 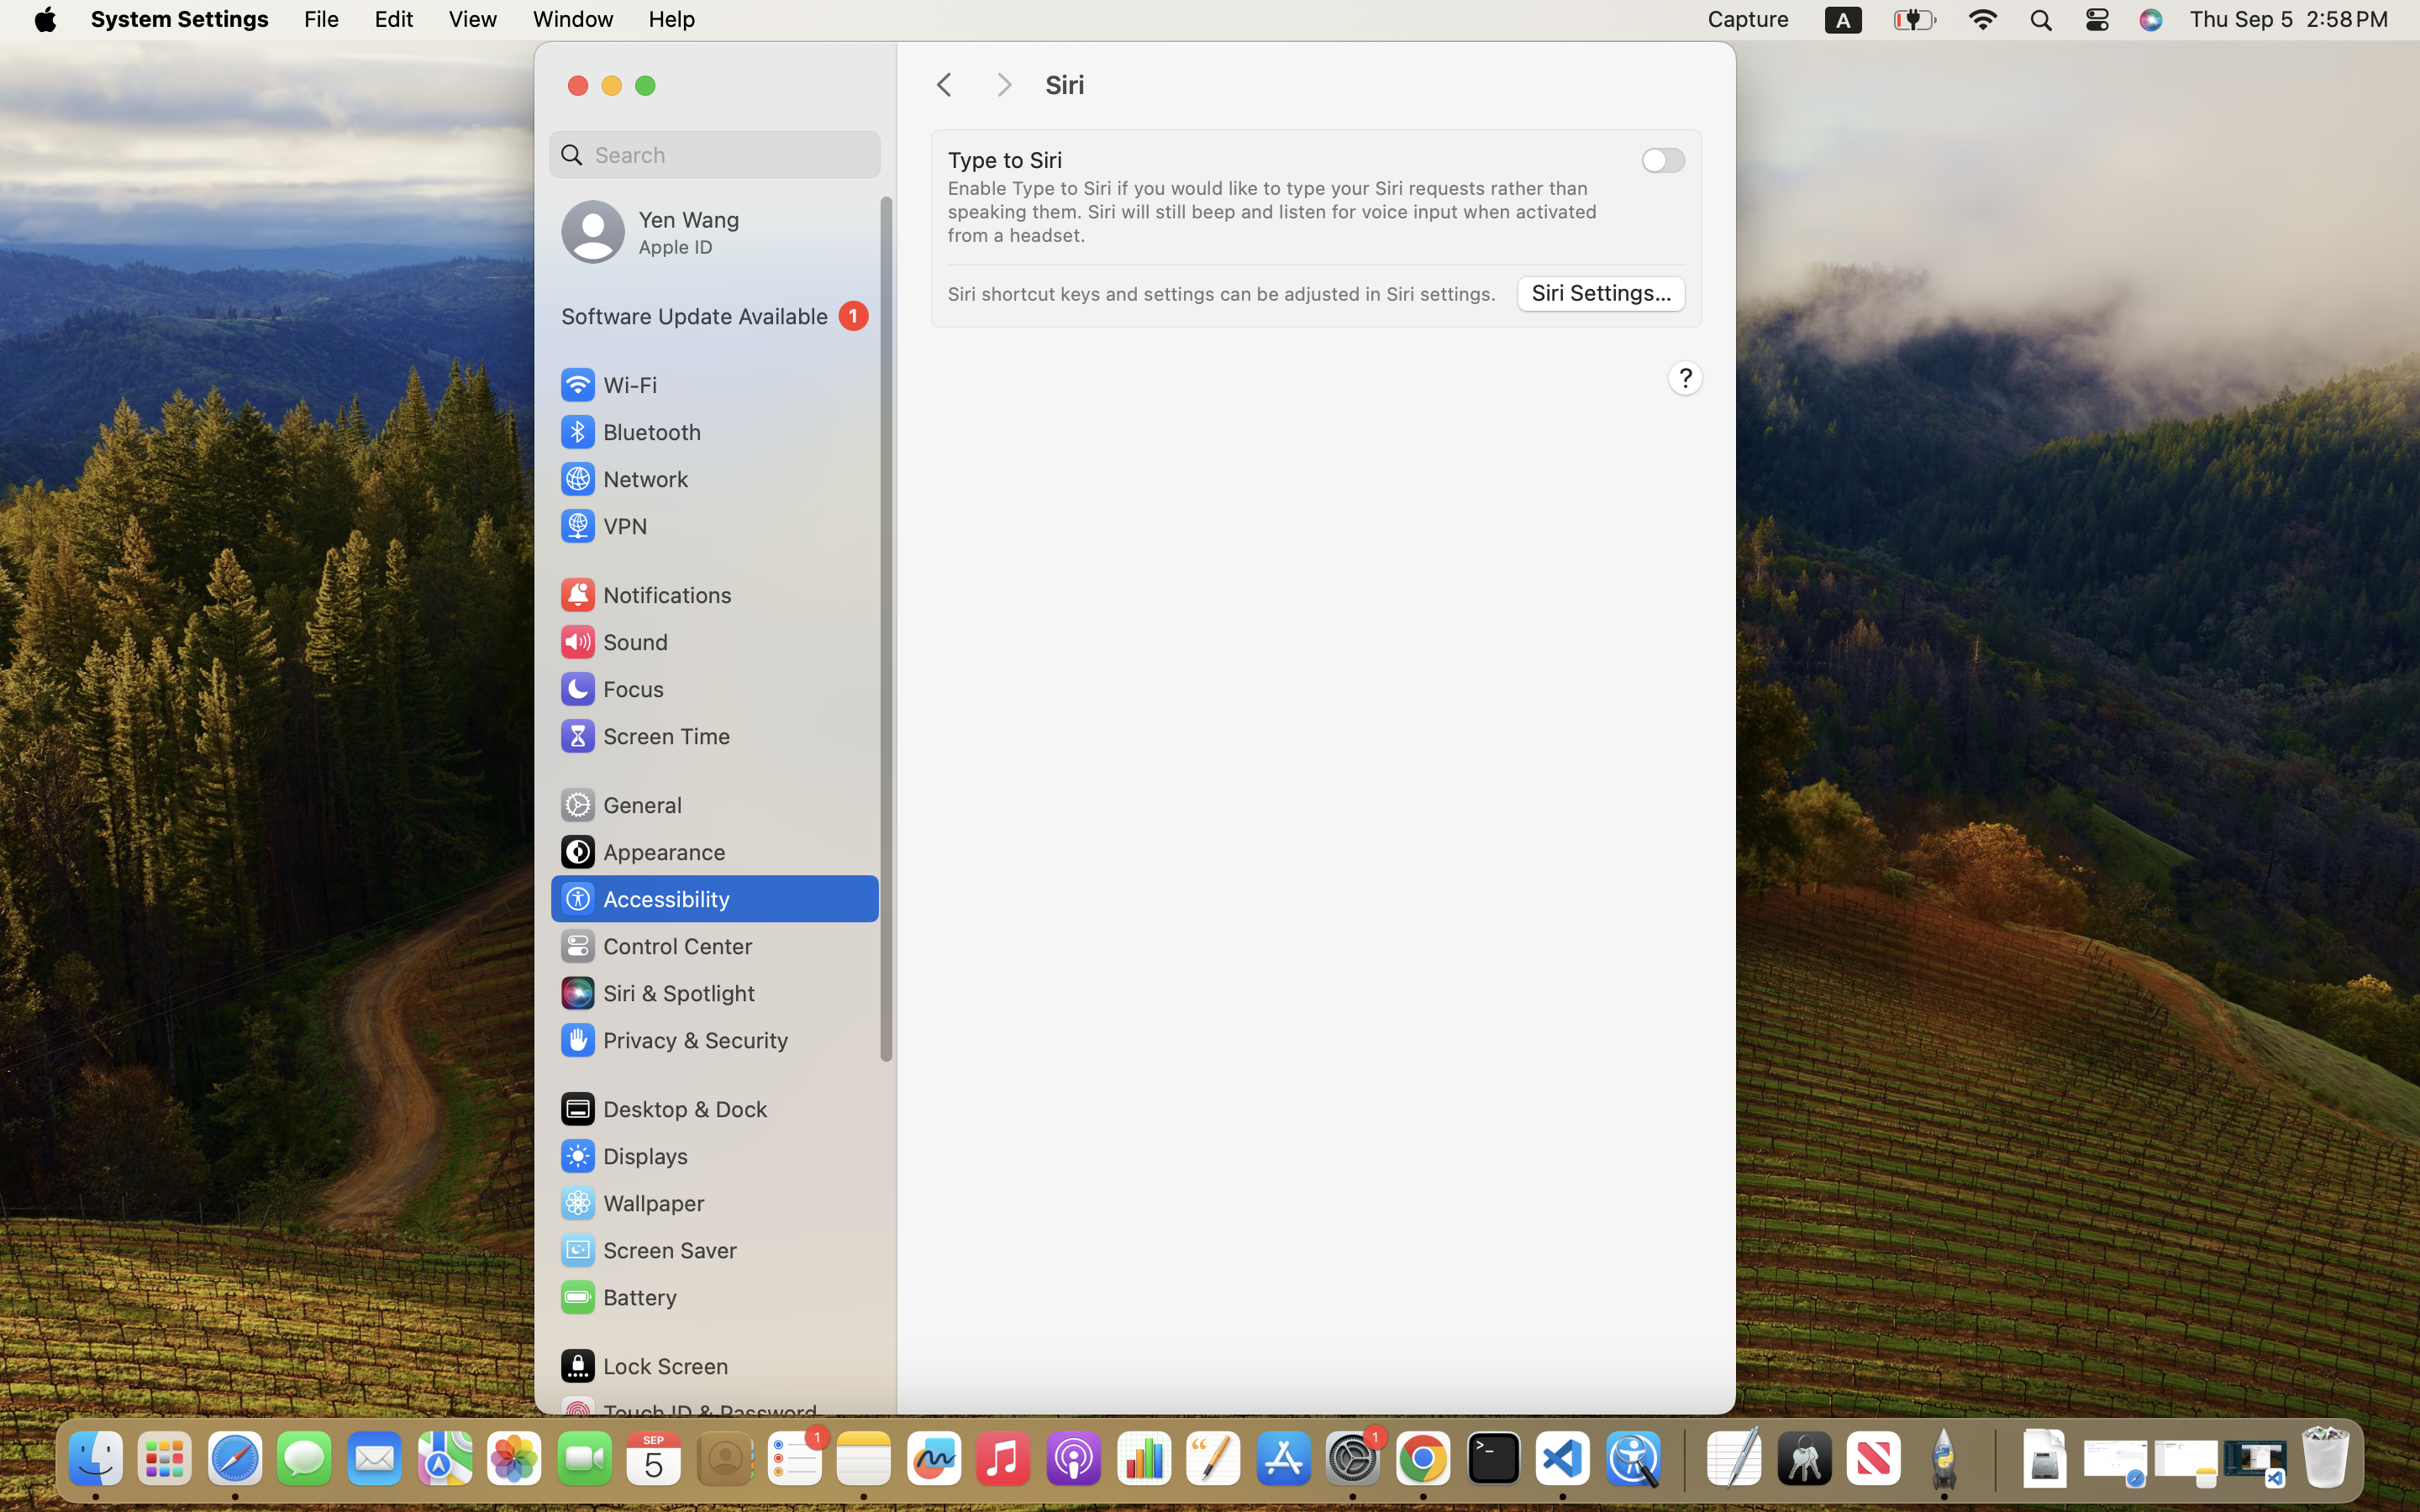 I want to click on 'Desktop & Dock', so click(x=662, y=1108).